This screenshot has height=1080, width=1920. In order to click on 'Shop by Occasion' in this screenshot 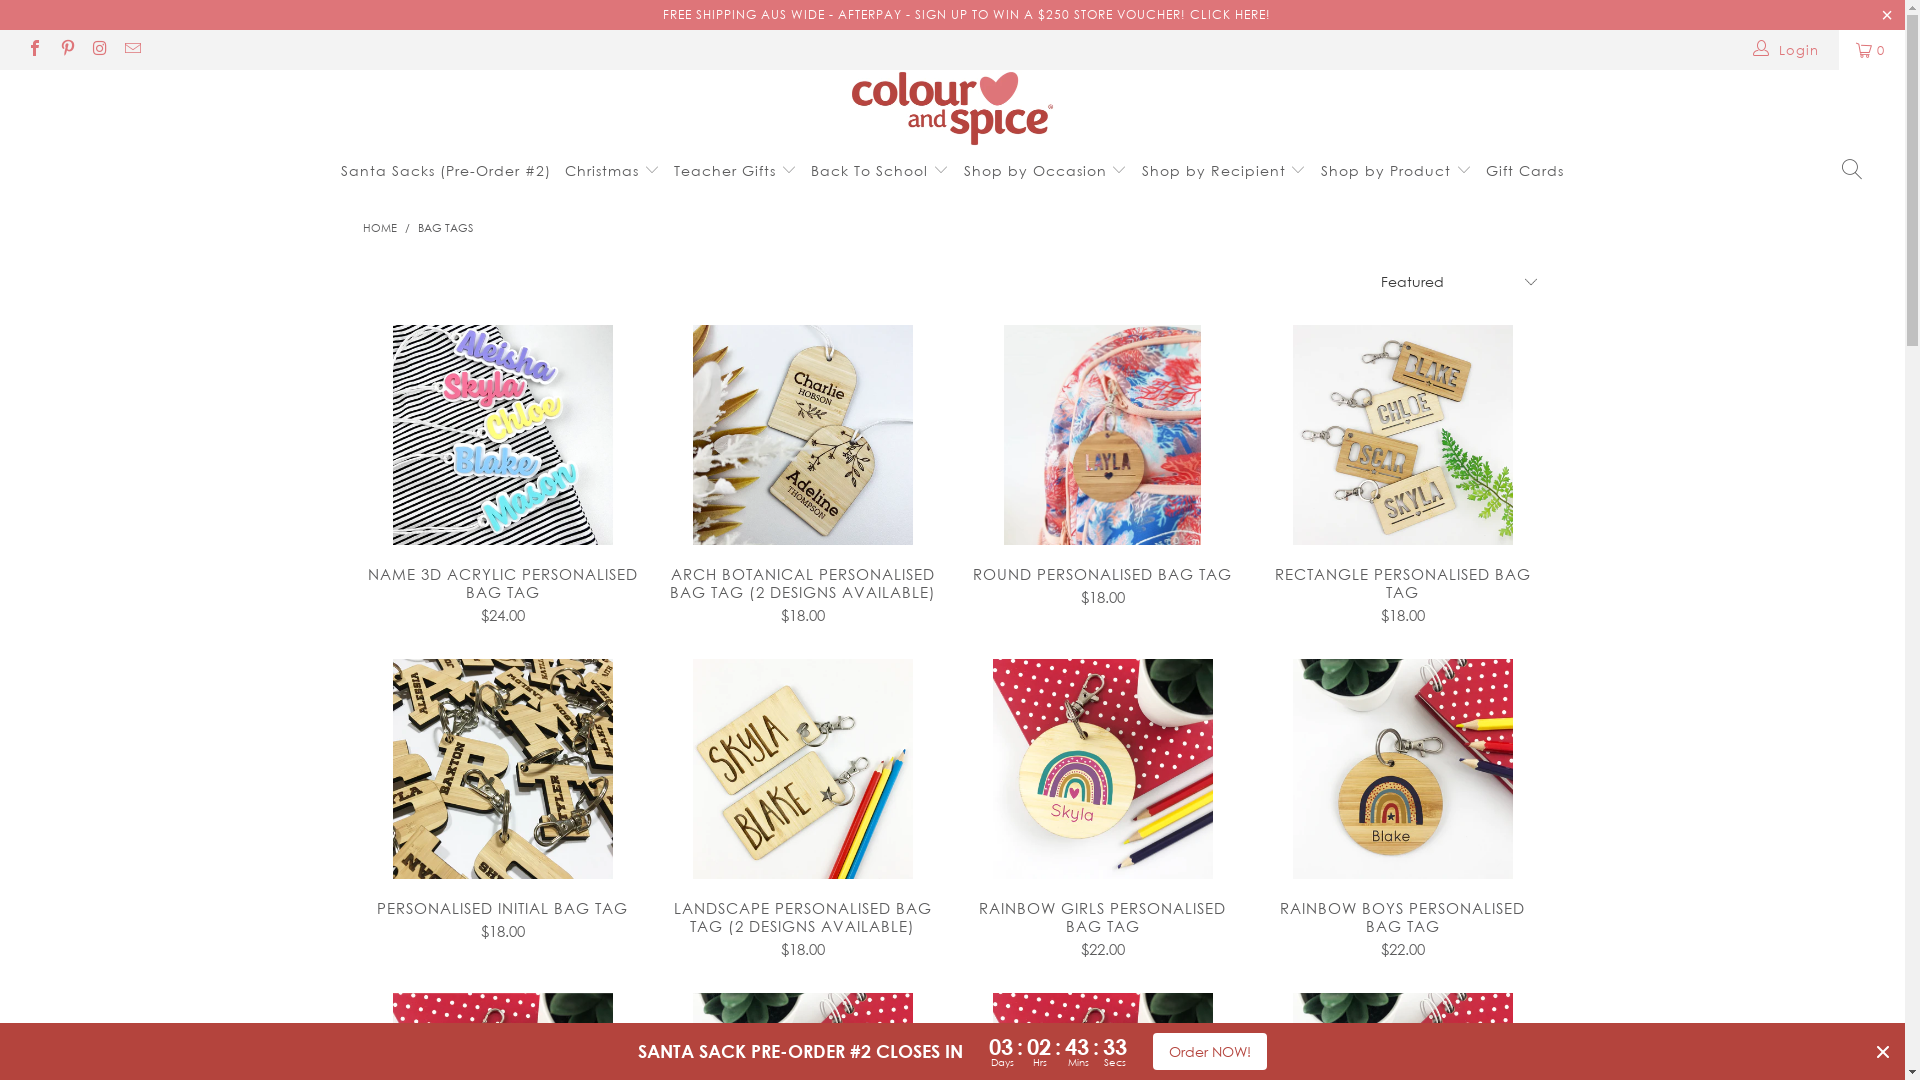, I will do `click(1045, 168)`.